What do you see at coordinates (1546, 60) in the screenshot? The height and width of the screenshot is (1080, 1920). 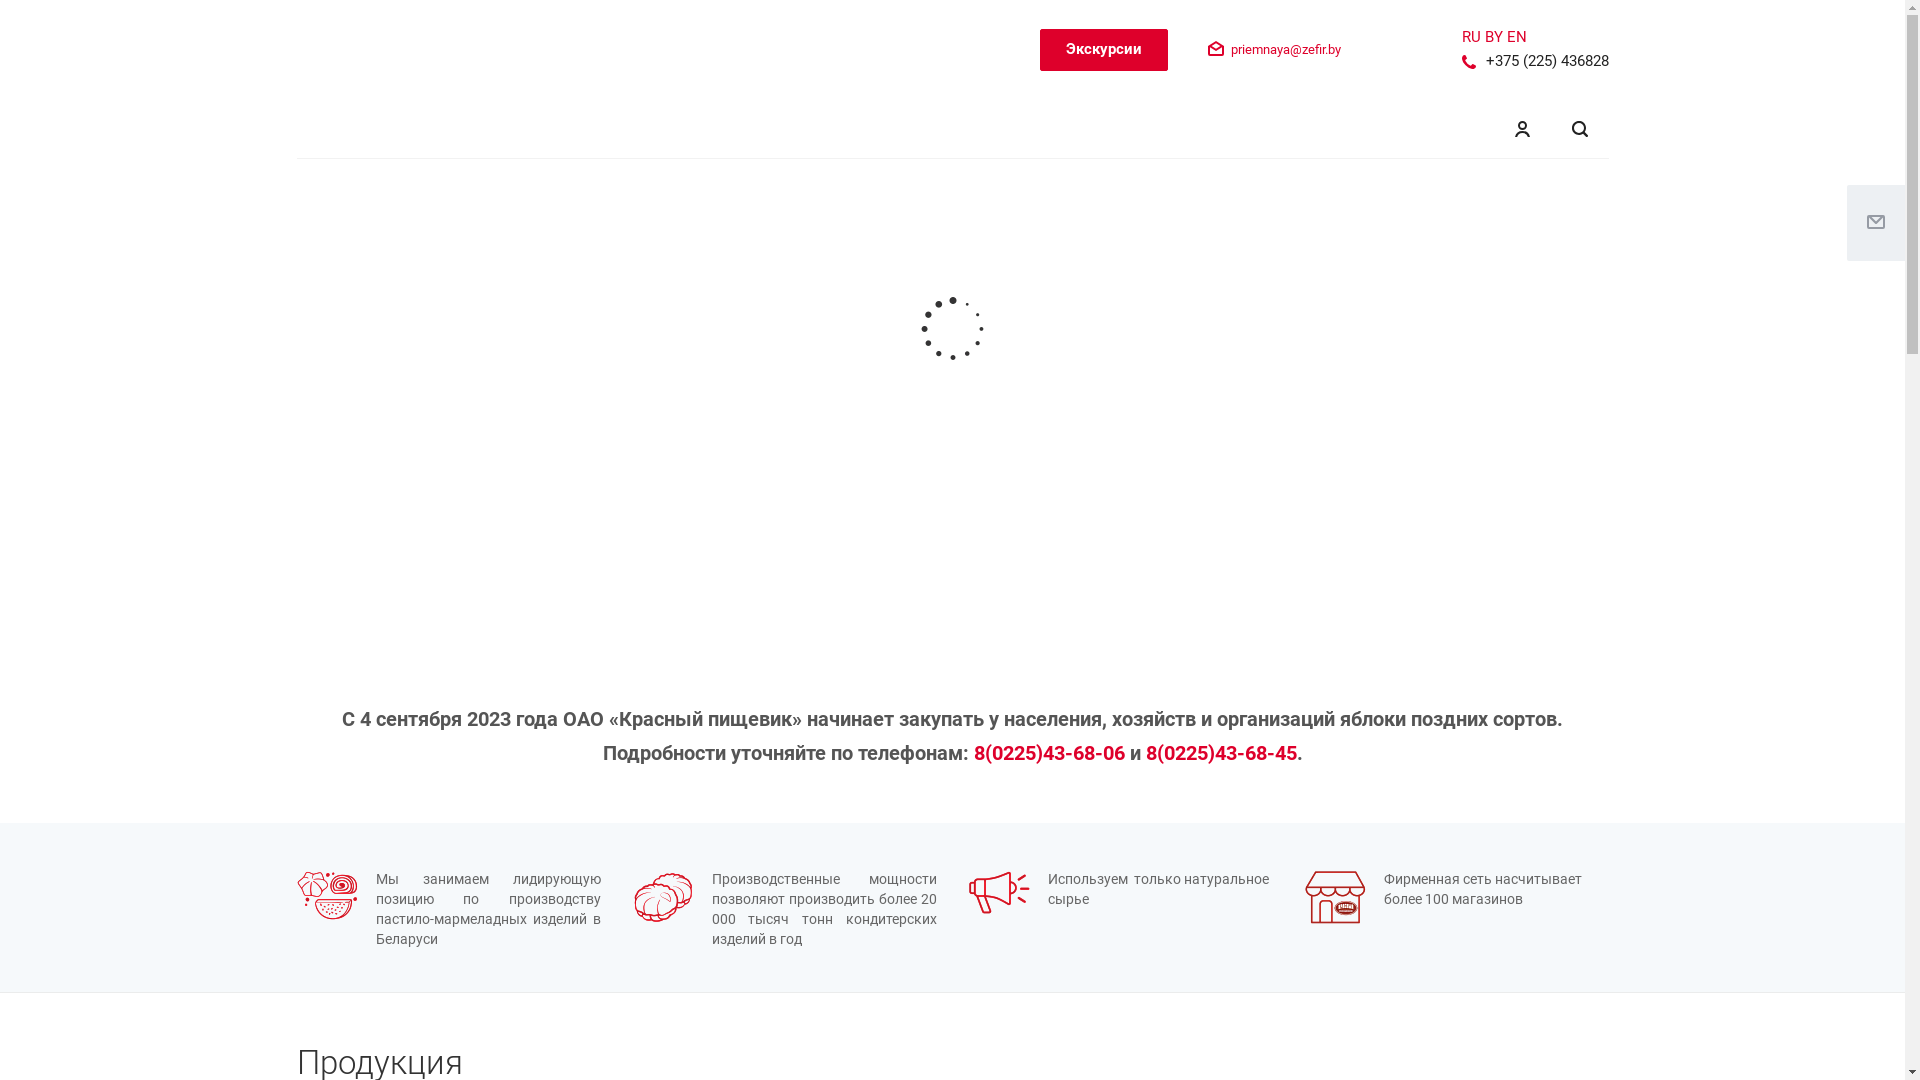 I see `'+375 (225) 436828'` at bounding box center [1546, 60].